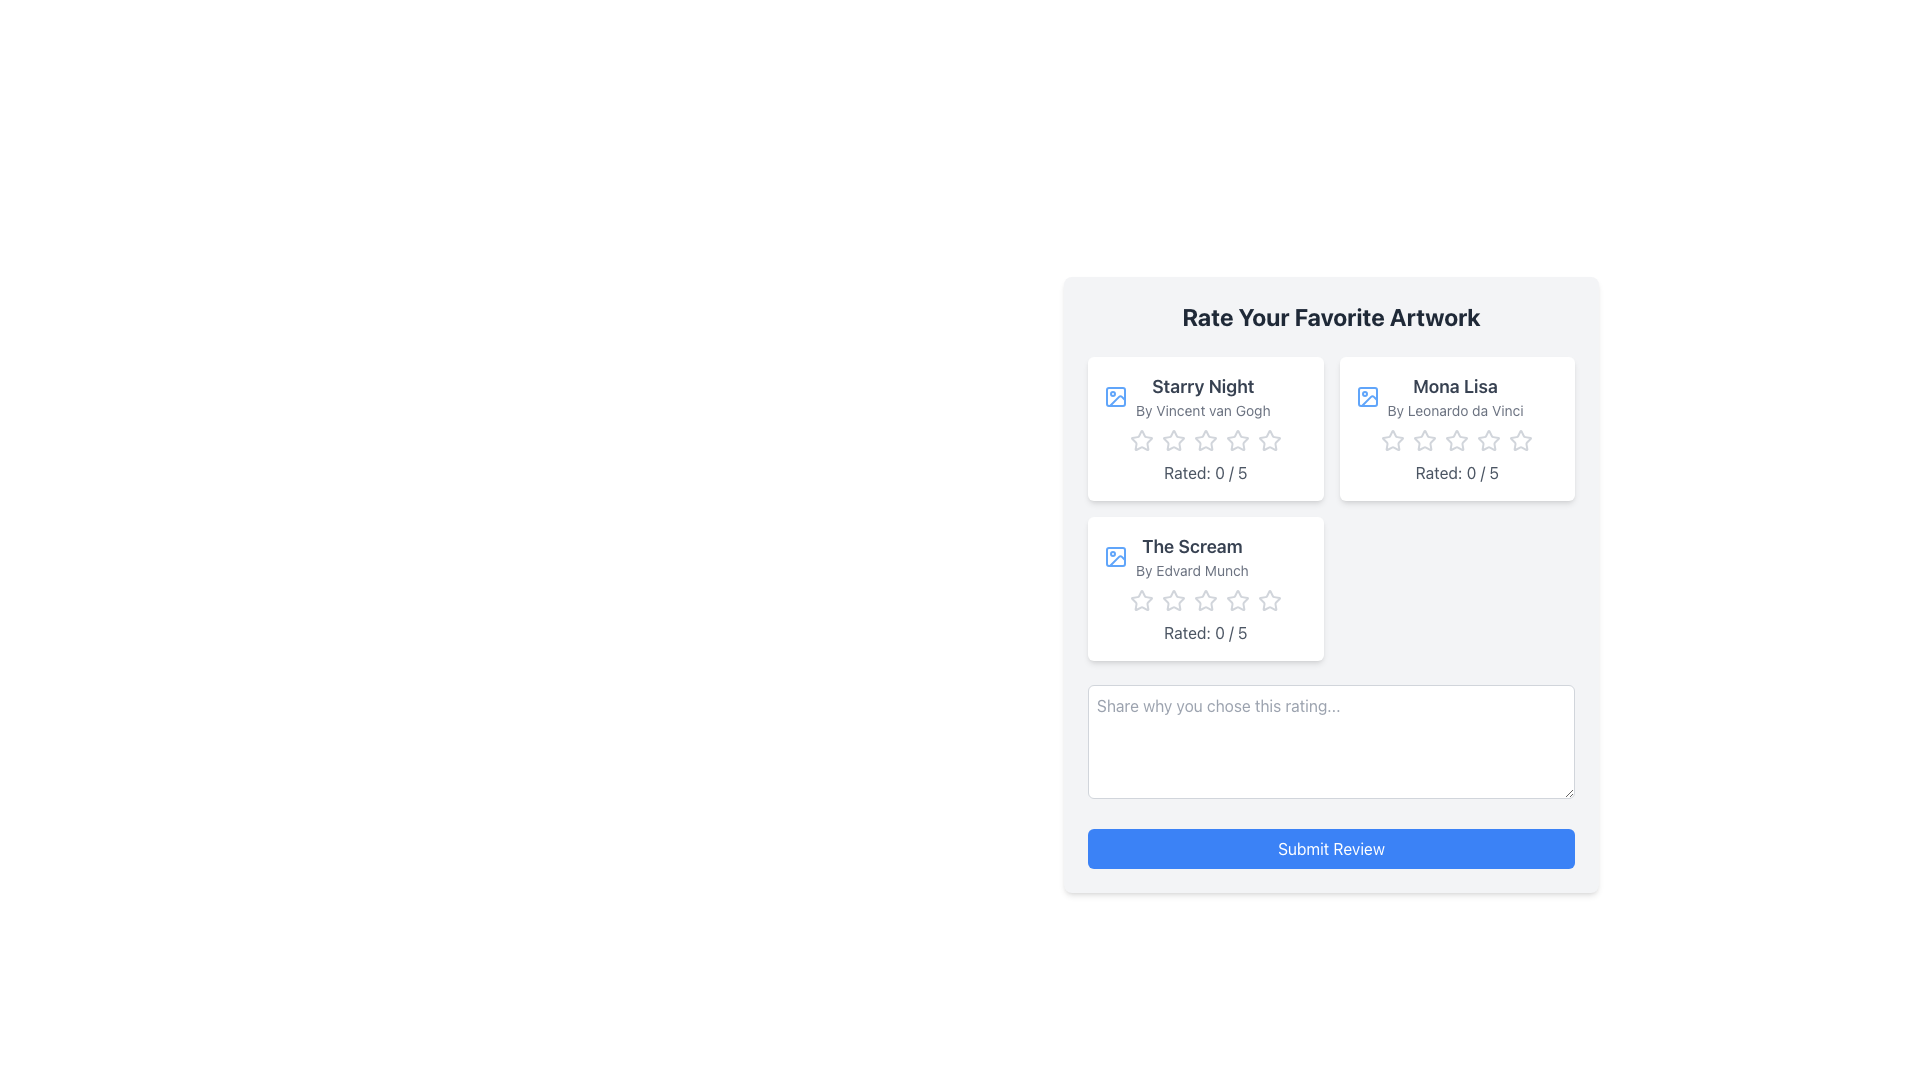  I want to click on the text label displaying the current rating of the artwork 'Mona Lisa', which shows a rating of 0 out of 5, located inside the card in the top-right section of the layout, so click(1457, 473).